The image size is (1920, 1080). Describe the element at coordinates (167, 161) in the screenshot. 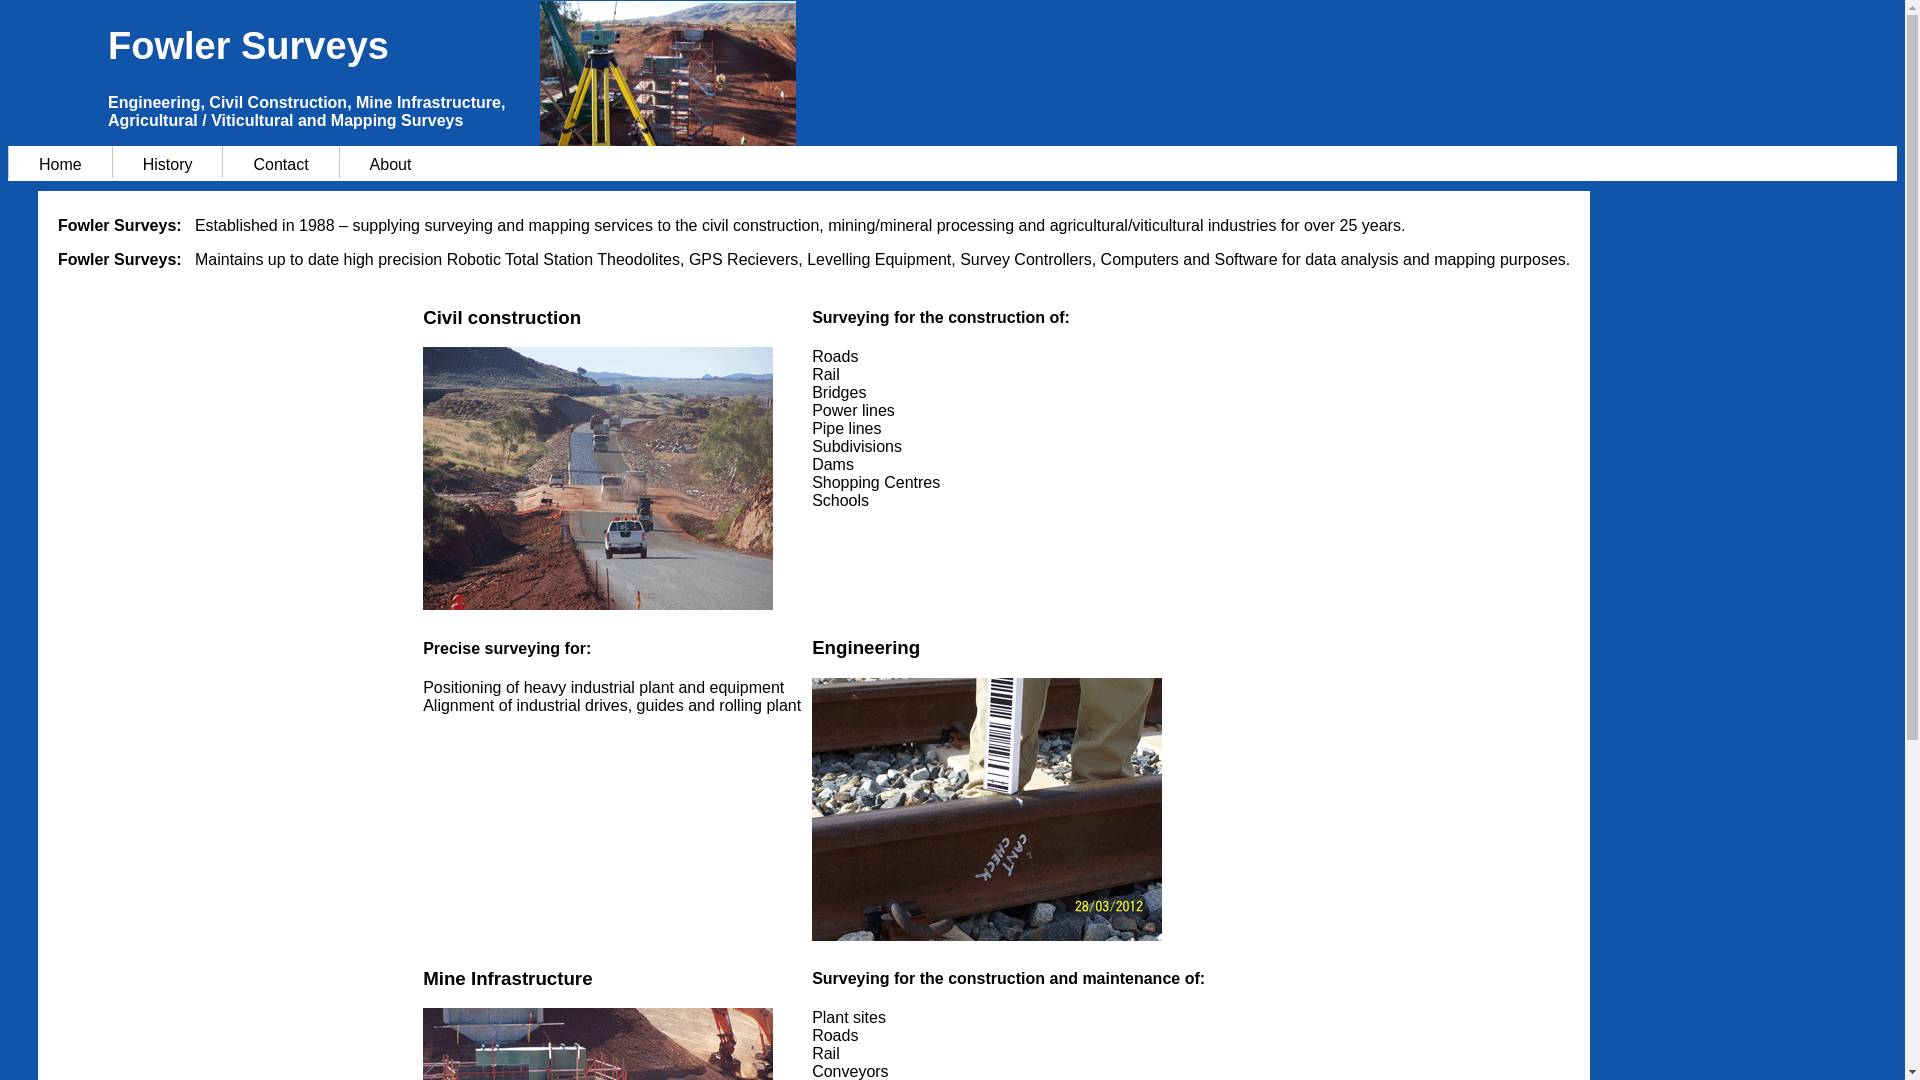

I see `'History'` at that location.